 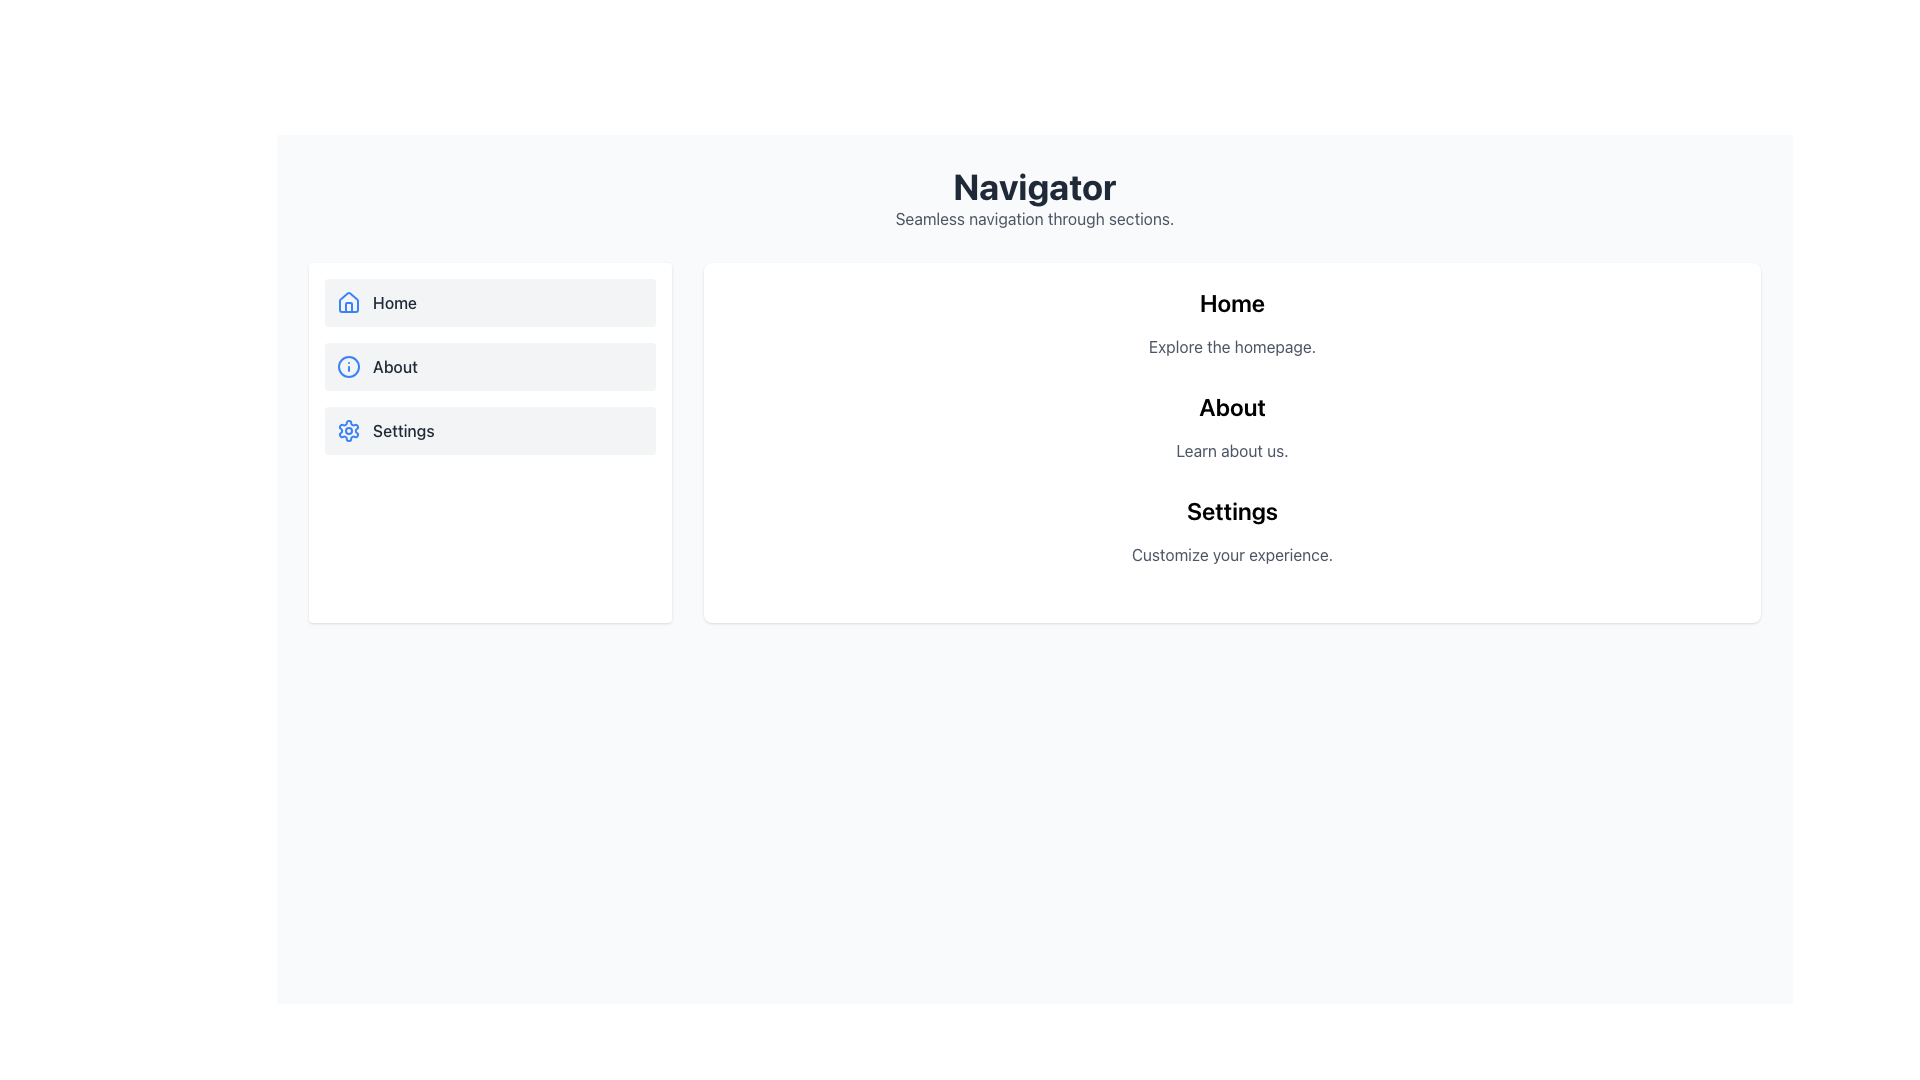 I want to click on the gear icon representing 'Settings', so click(x=349, y=430).